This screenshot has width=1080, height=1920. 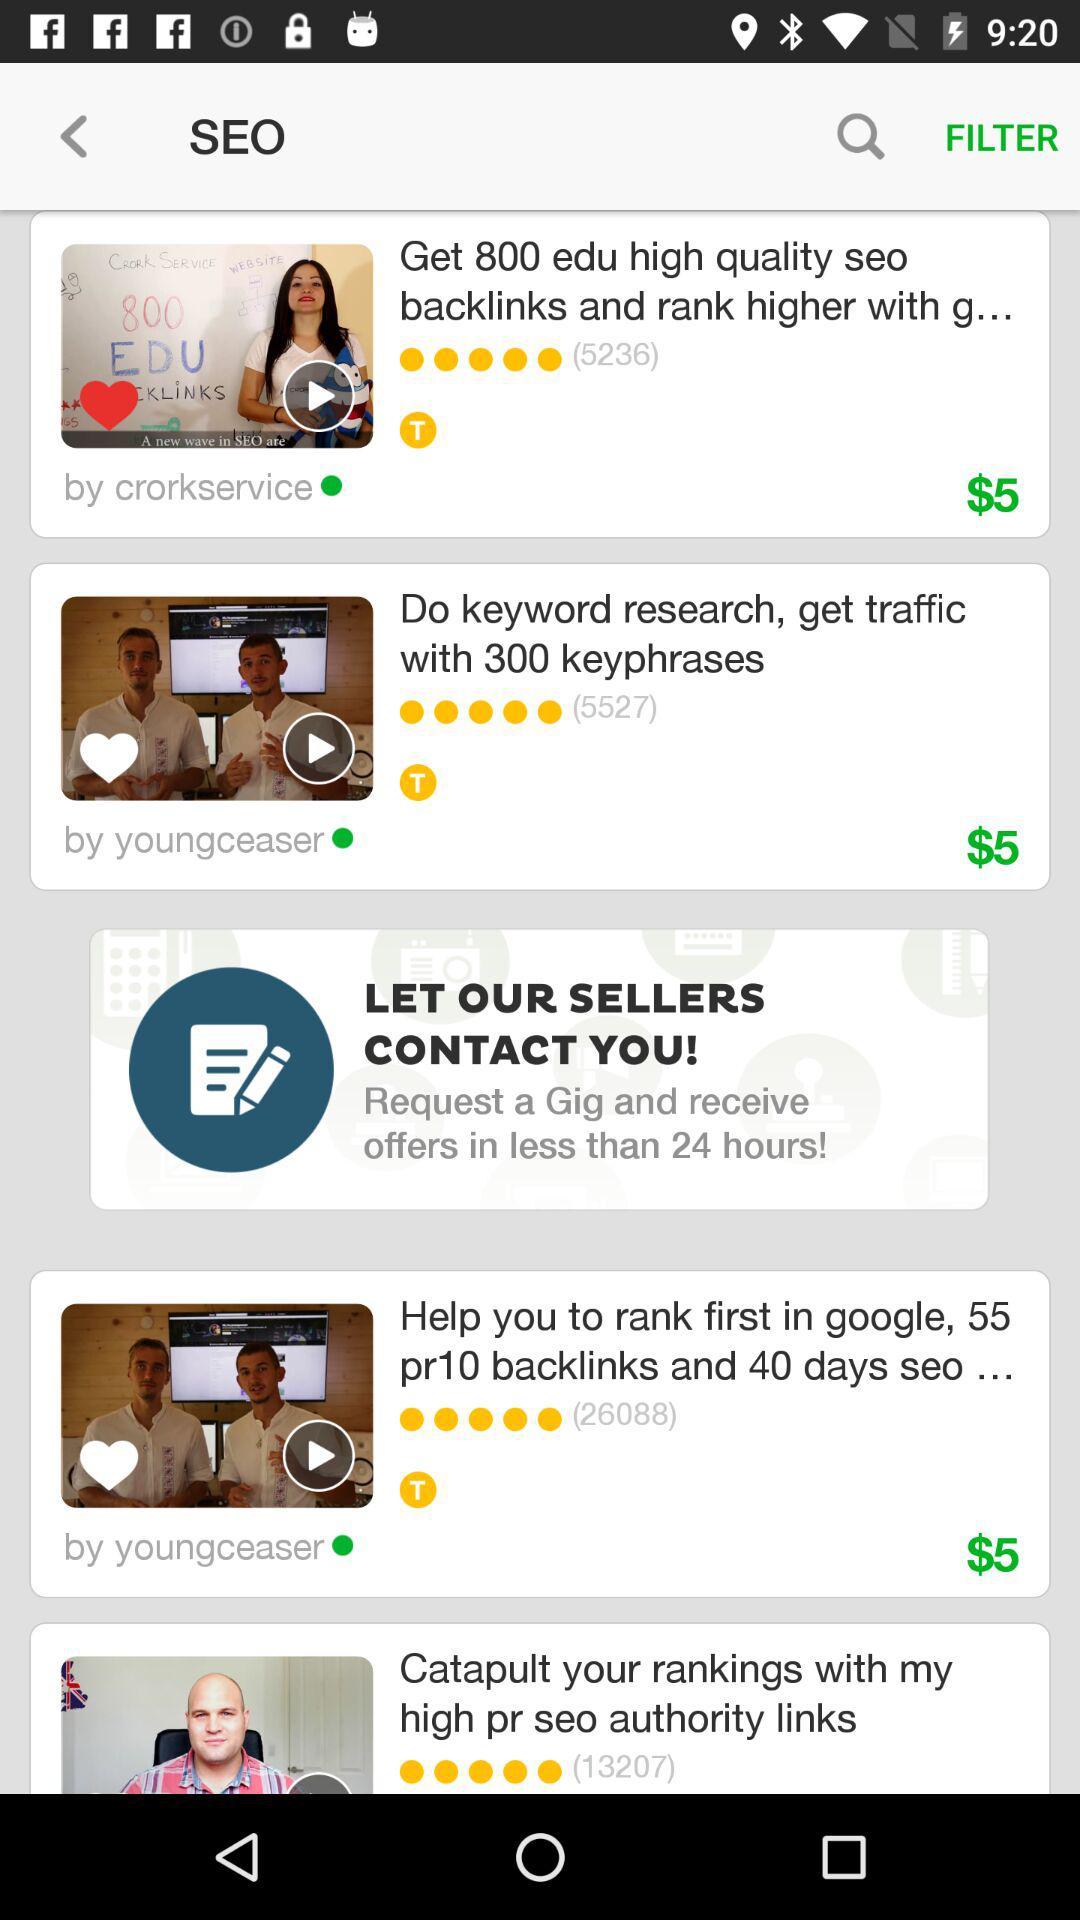 What do you see at coordinates (571, 1026) in the screenshot?
I see `the item below by youngceaser icon` at bounding box center [571, 1026].